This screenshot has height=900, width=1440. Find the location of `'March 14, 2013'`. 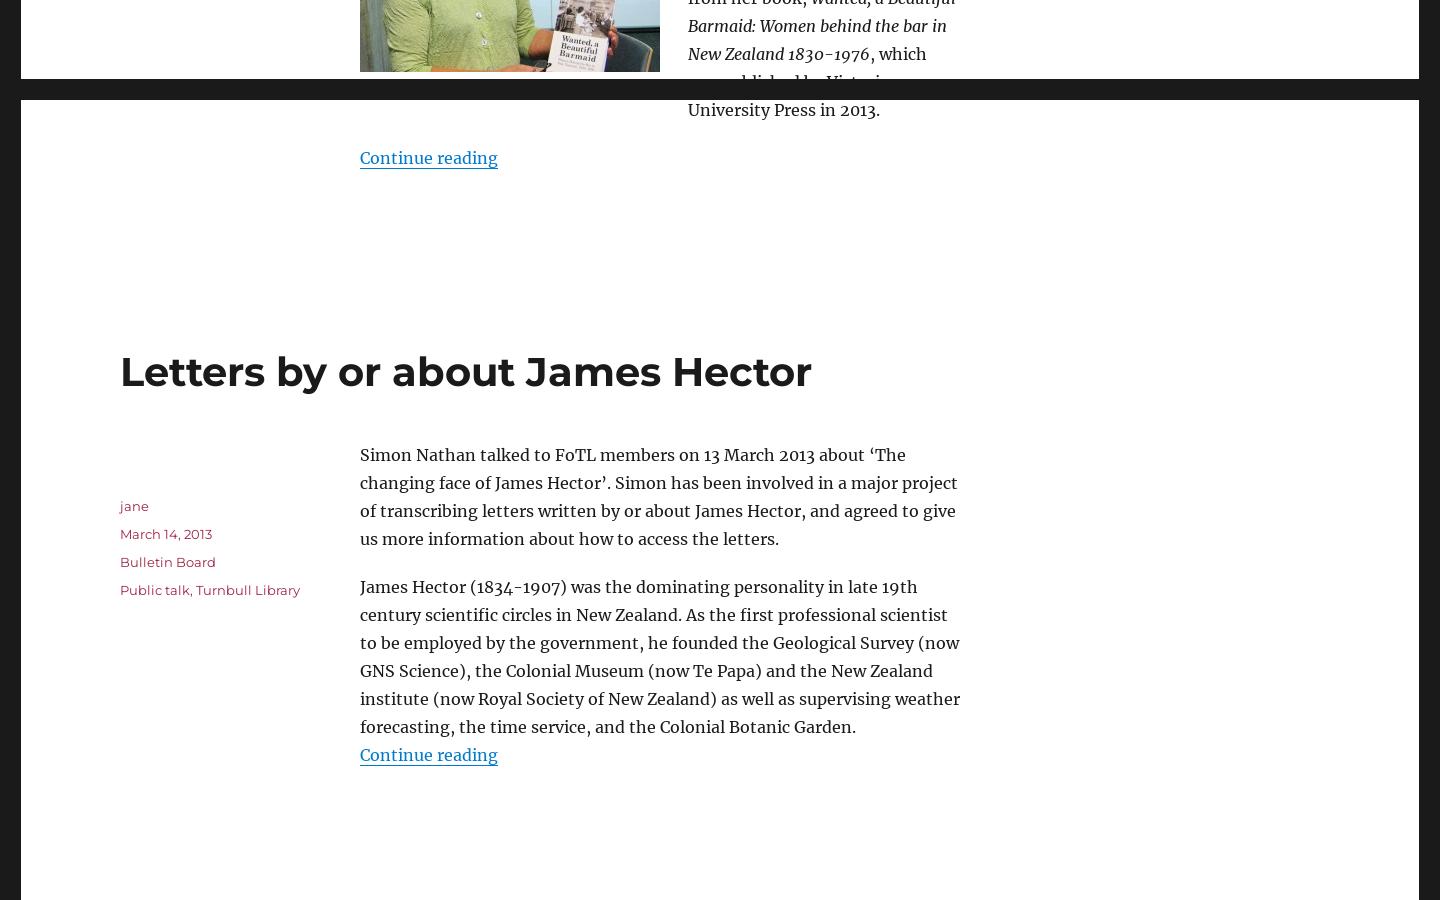

'March 14, 2013' is located at coordinates (165, 531).